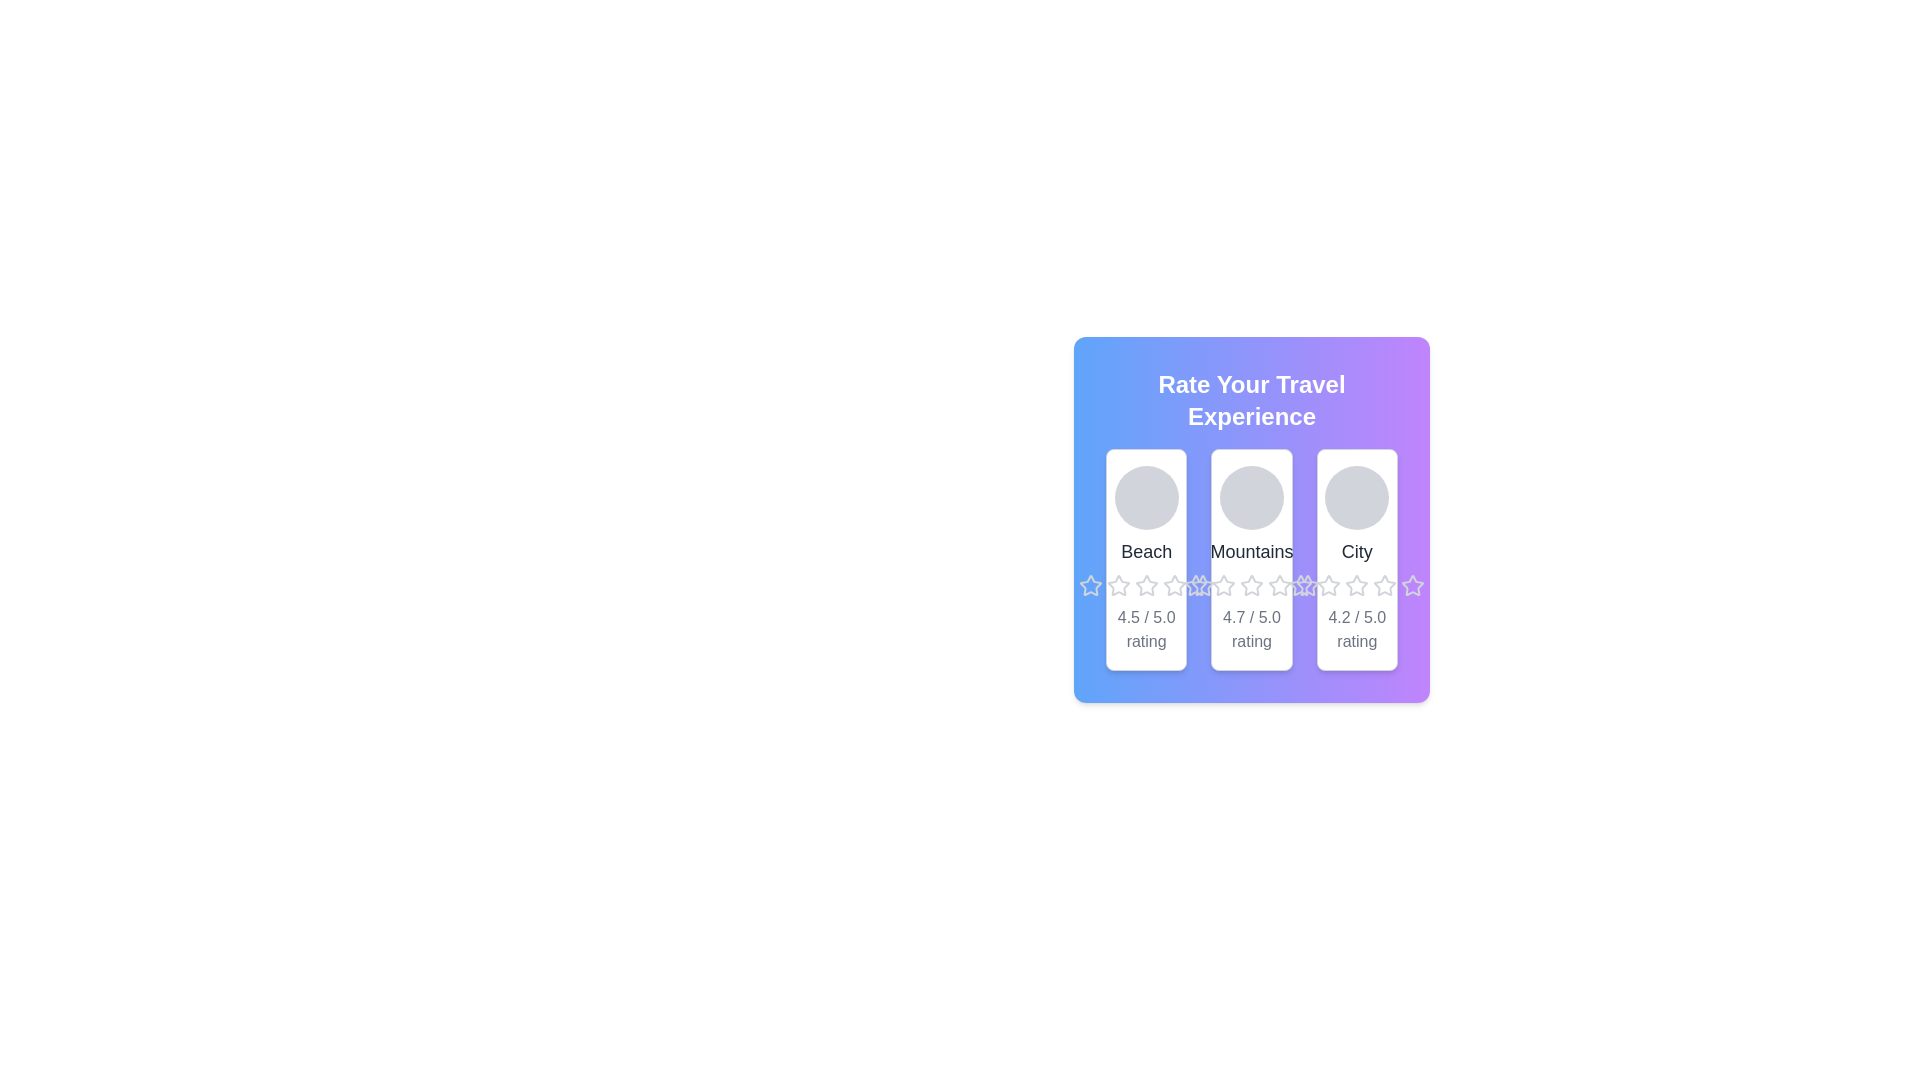 The image size is (1920, 1080). I want to click on the second star icon in the horizontal row of five stars under the 'Mountains' card, so click(1301, 585).